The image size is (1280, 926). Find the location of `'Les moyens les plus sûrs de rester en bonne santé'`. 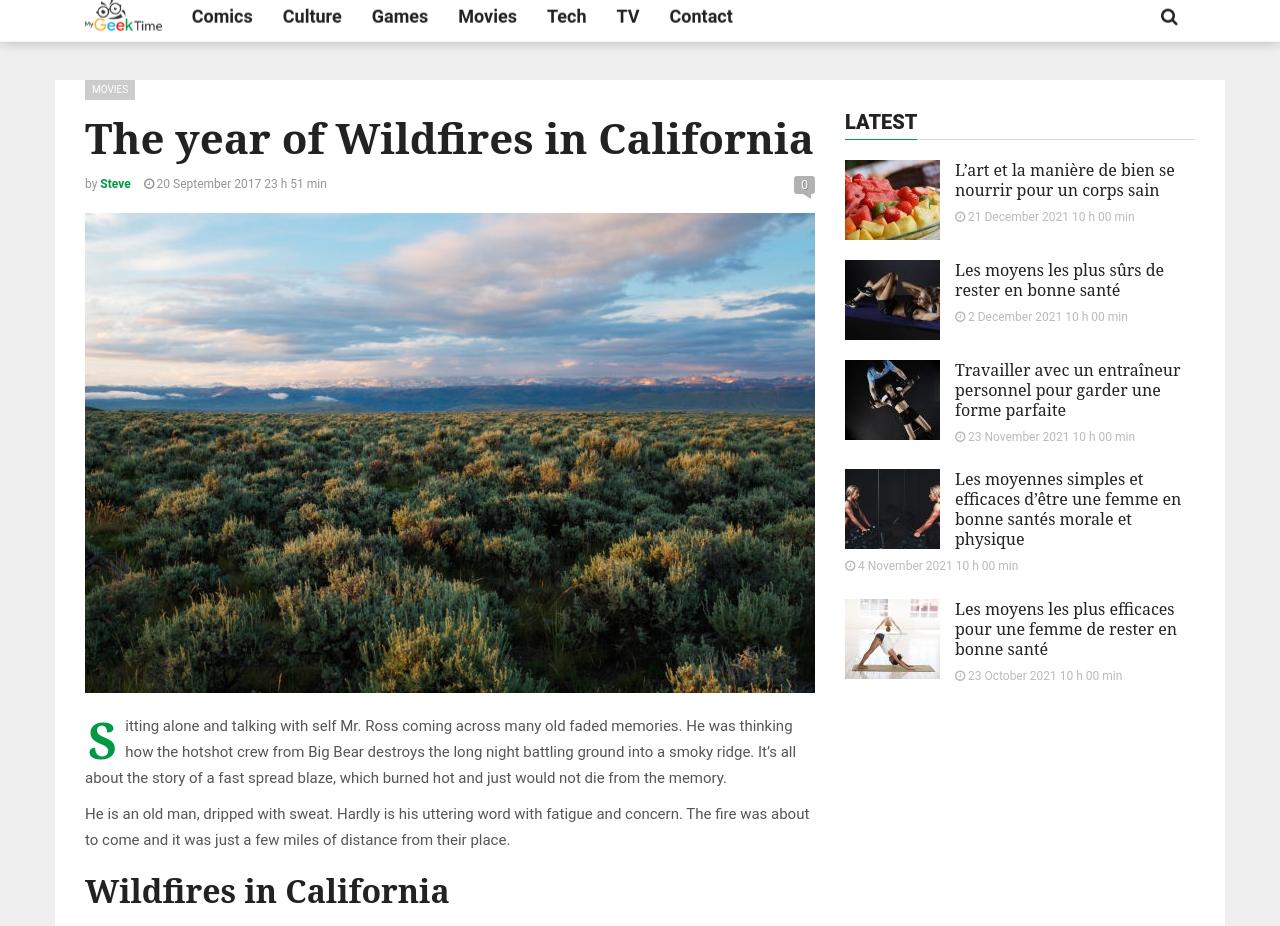

'Les moyens les plus sûrs de rester en bonne santé' is located at coordinates (1058, 280).